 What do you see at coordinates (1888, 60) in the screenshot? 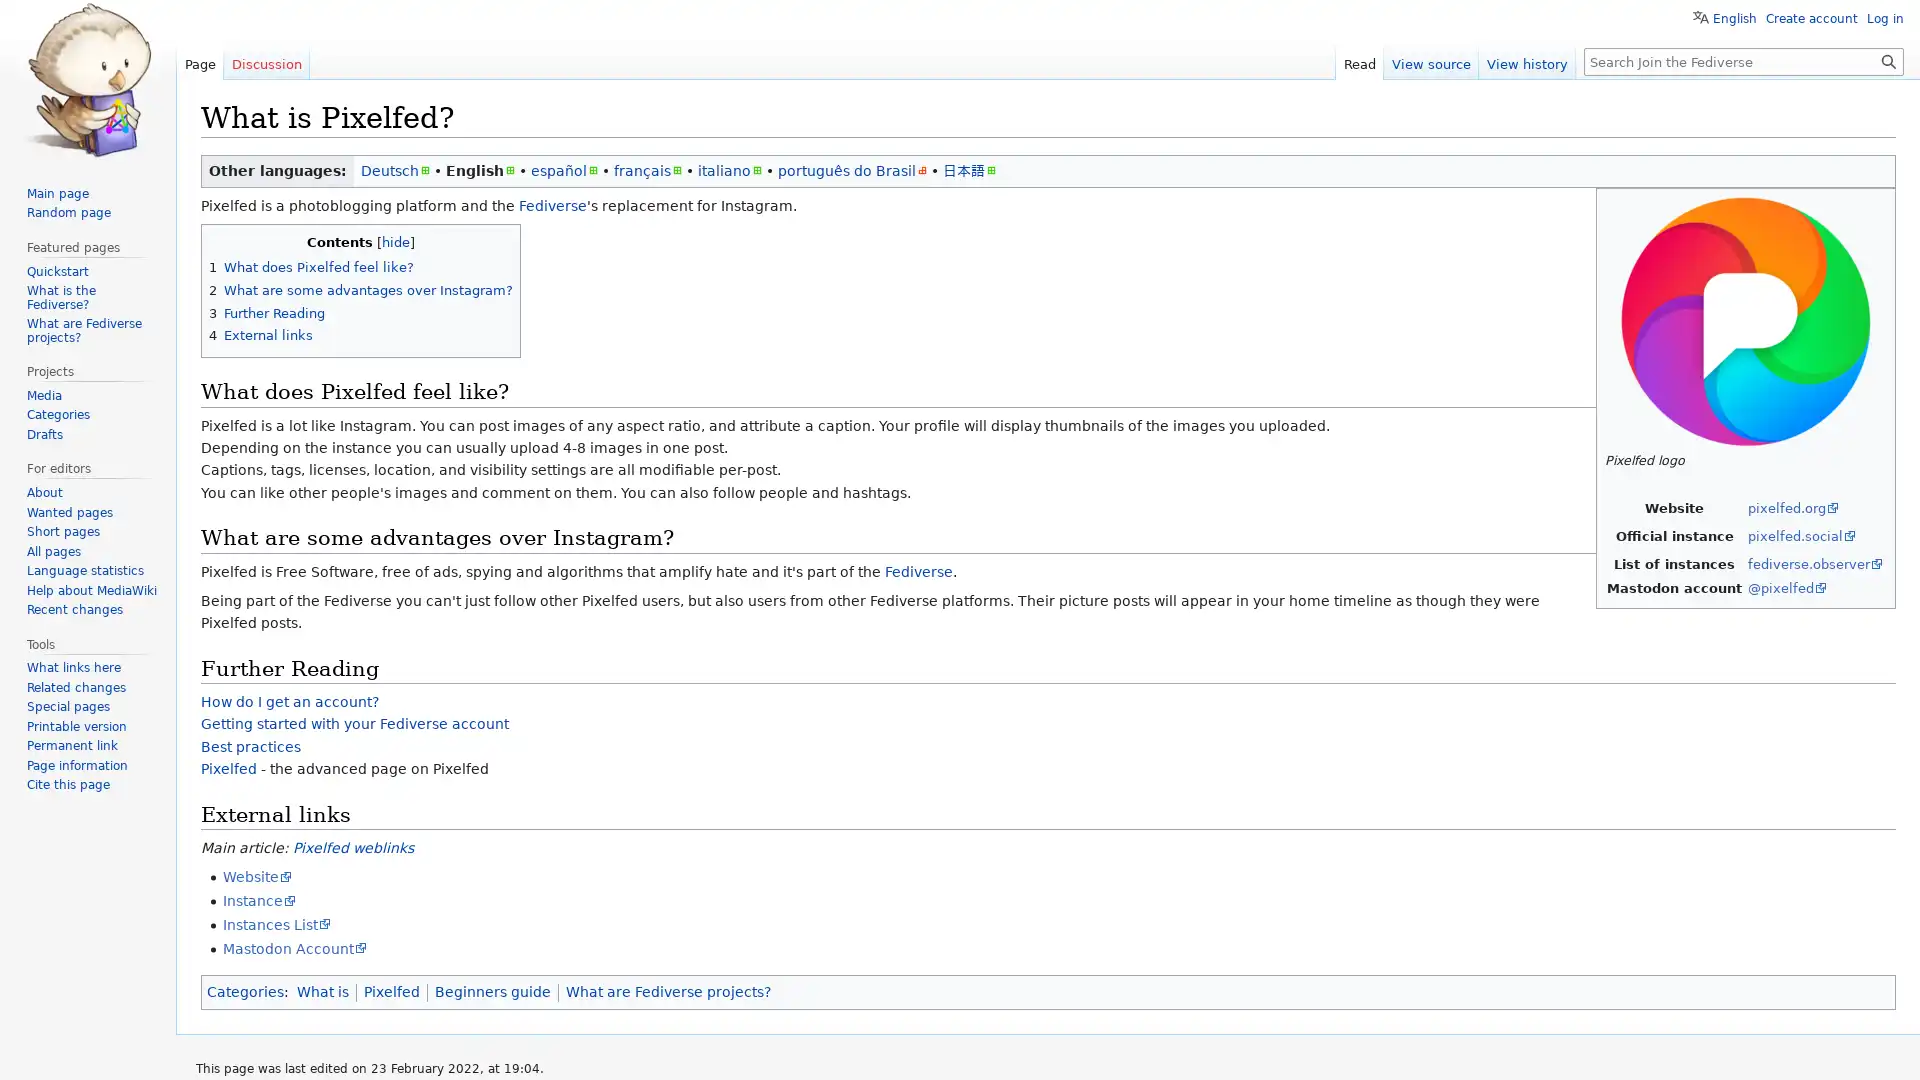
I see `Go` at bounding box center [1888, 60].